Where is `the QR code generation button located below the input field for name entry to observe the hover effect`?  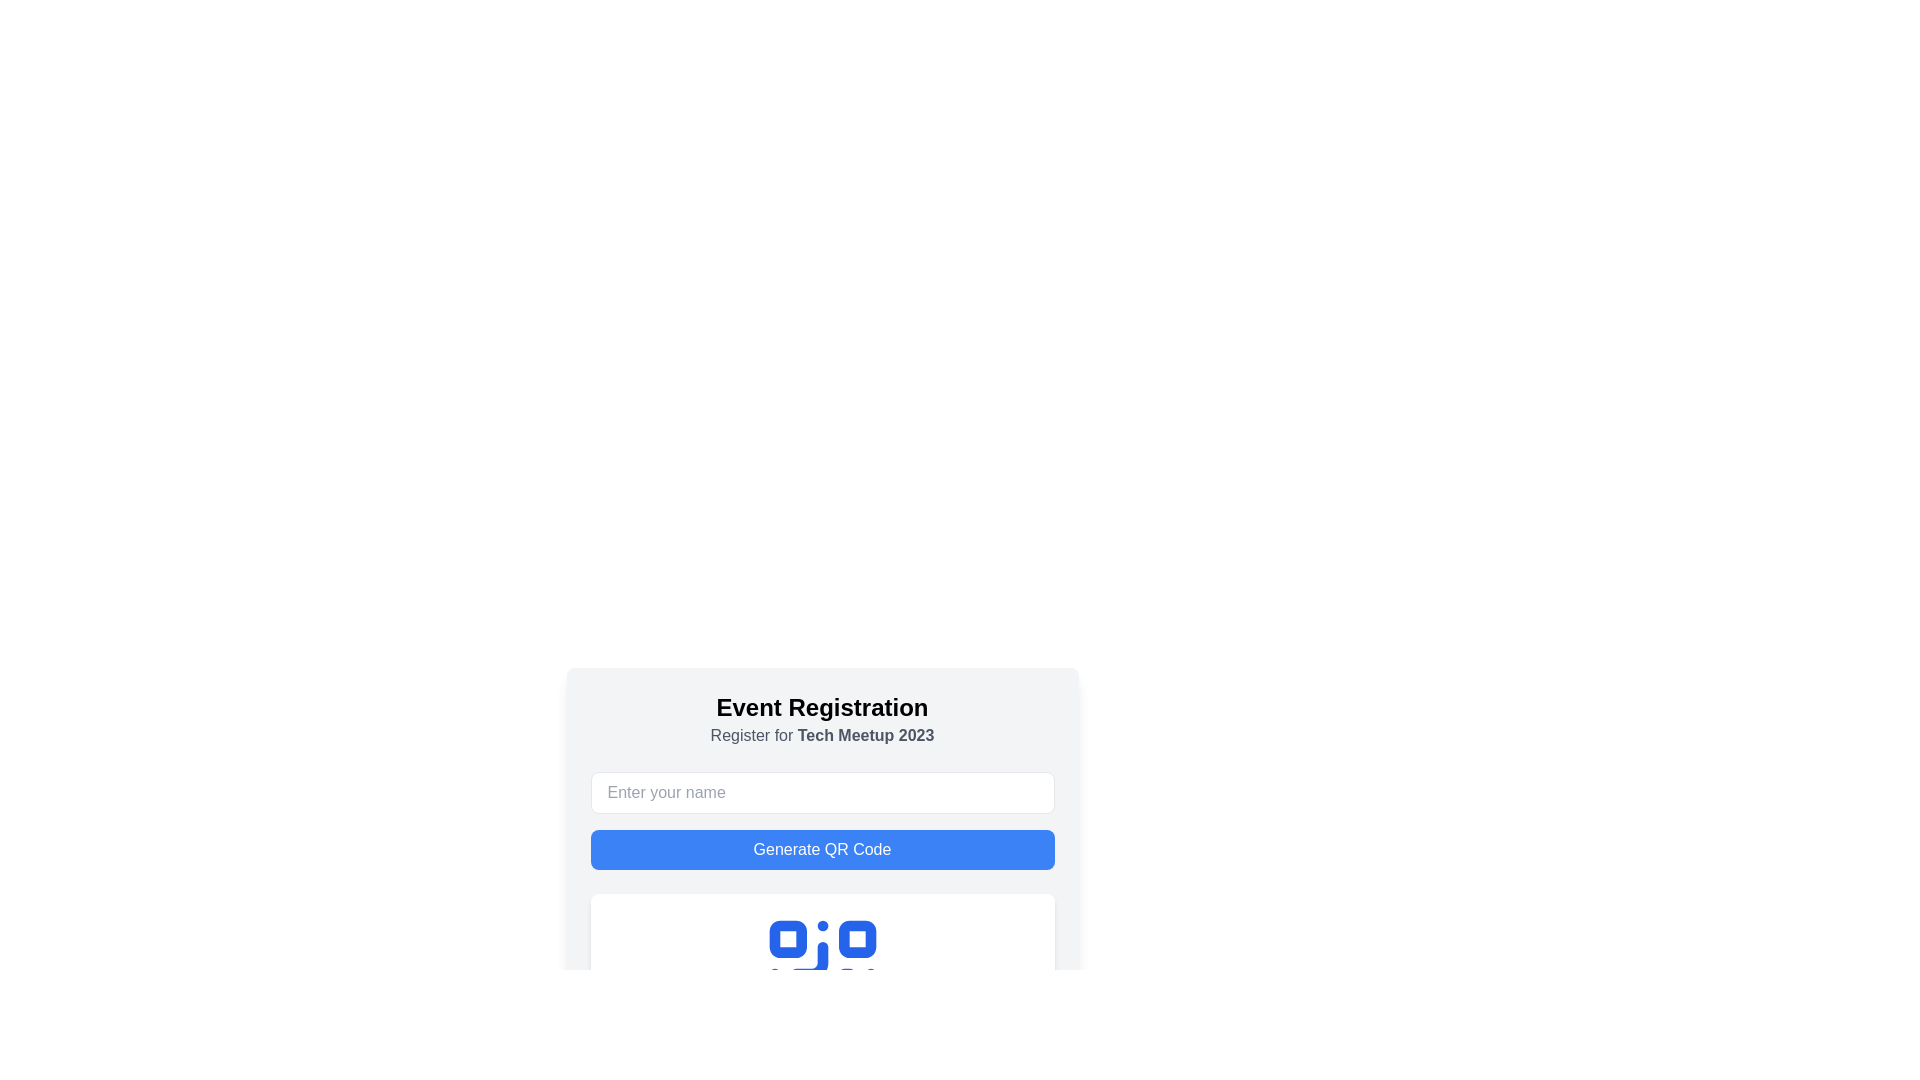
the QR code generation button located below the input field for name entry to observe the hover effect is located at coordinates (822, 849).